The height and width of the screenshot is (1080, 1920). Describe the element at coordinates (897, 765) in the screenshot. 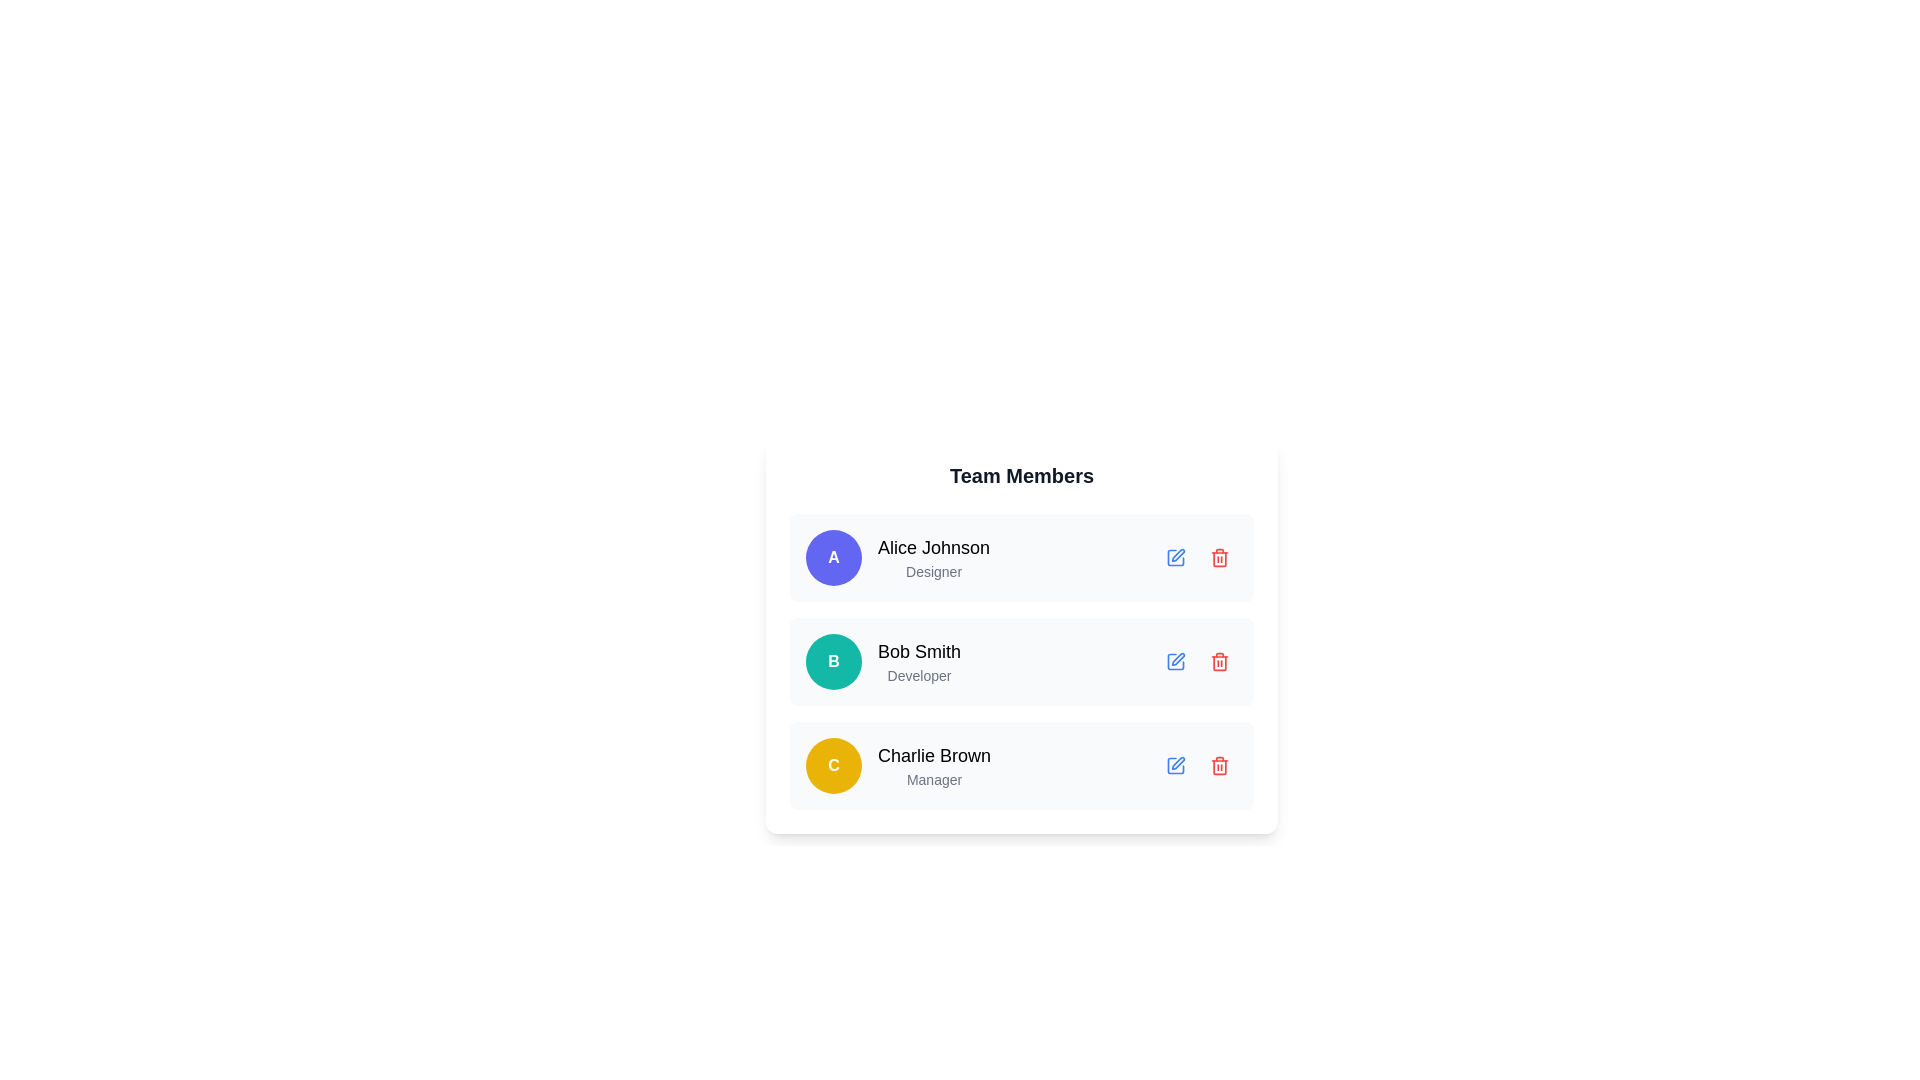

I see `the name 'Charlie Brown' in the user information list item, which features a circular icon with 'C' inside a yellow filled circle` at that location.